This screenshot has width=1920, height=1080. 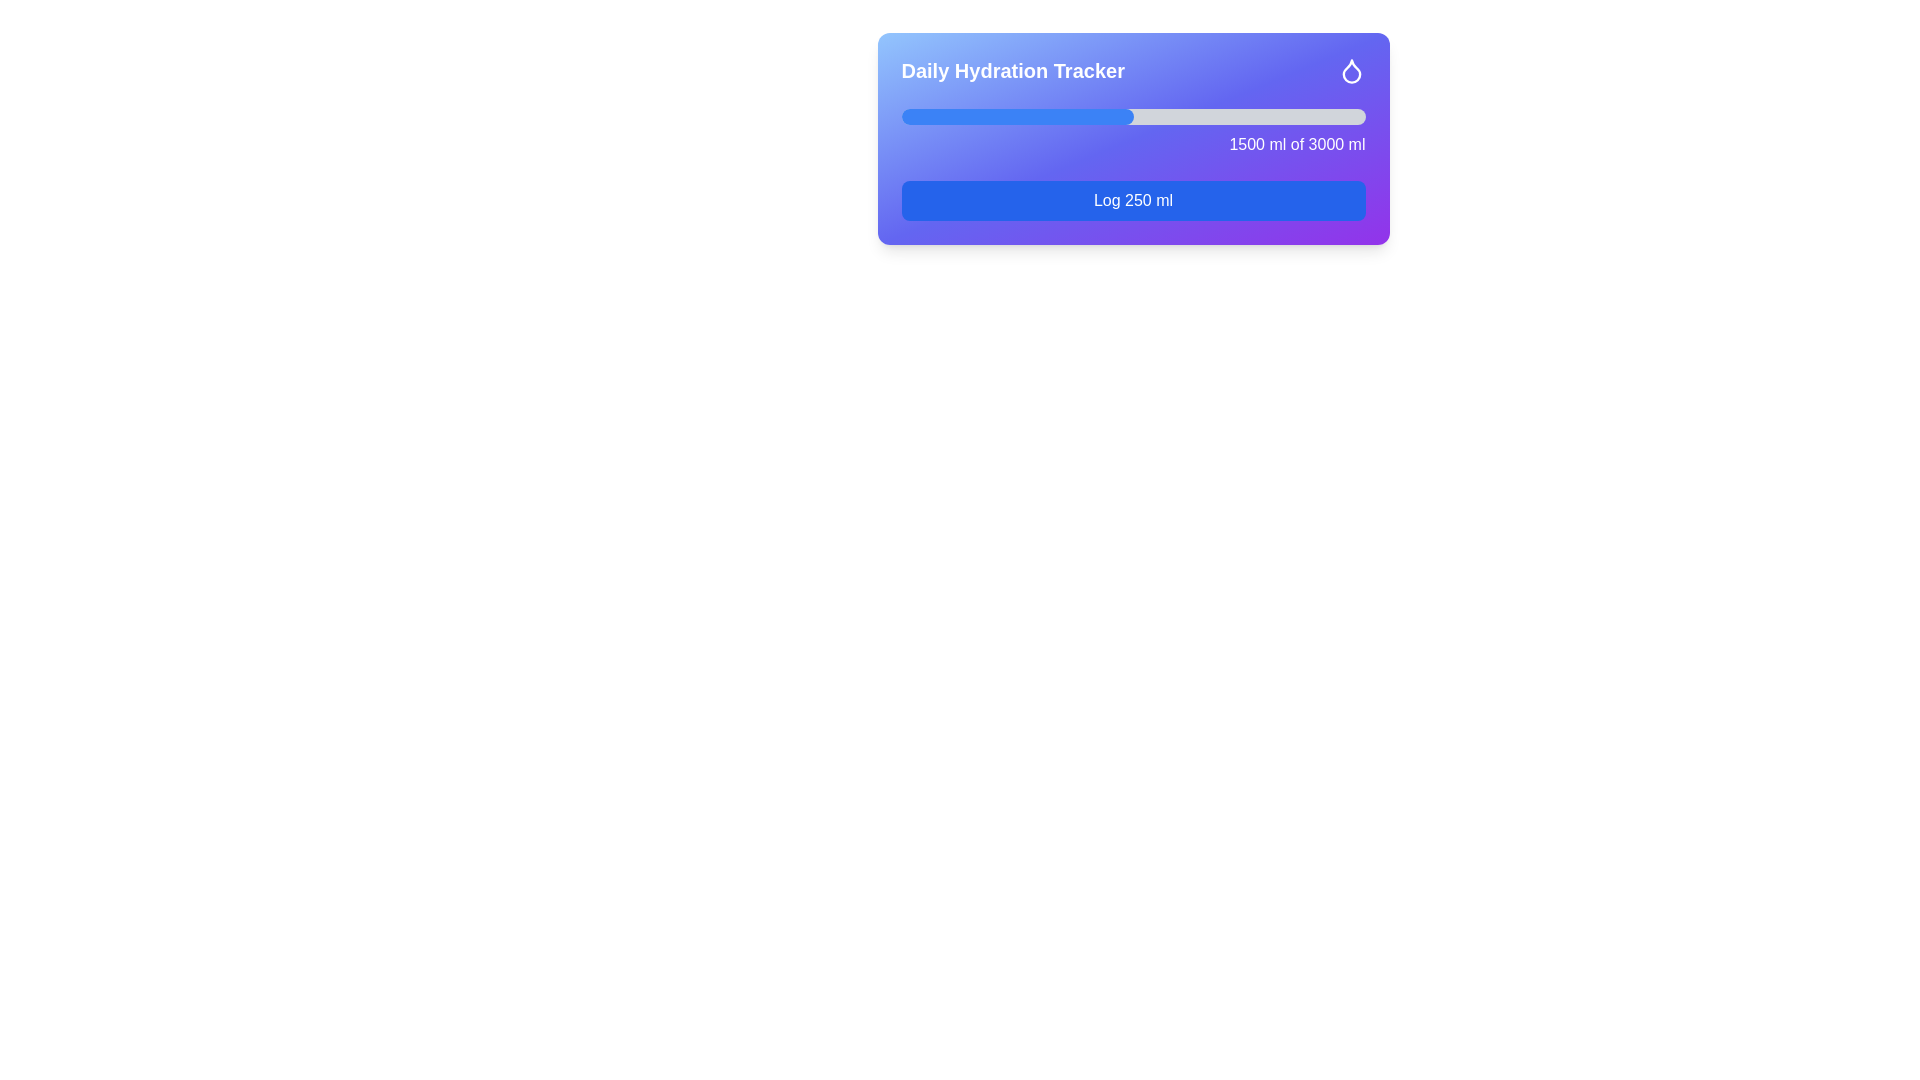 I want to click on the Progress bar fill element that indicates the current progress toward a hydration goal, which occupies the left half of the gray background bar, so click(x=1017, y=116).